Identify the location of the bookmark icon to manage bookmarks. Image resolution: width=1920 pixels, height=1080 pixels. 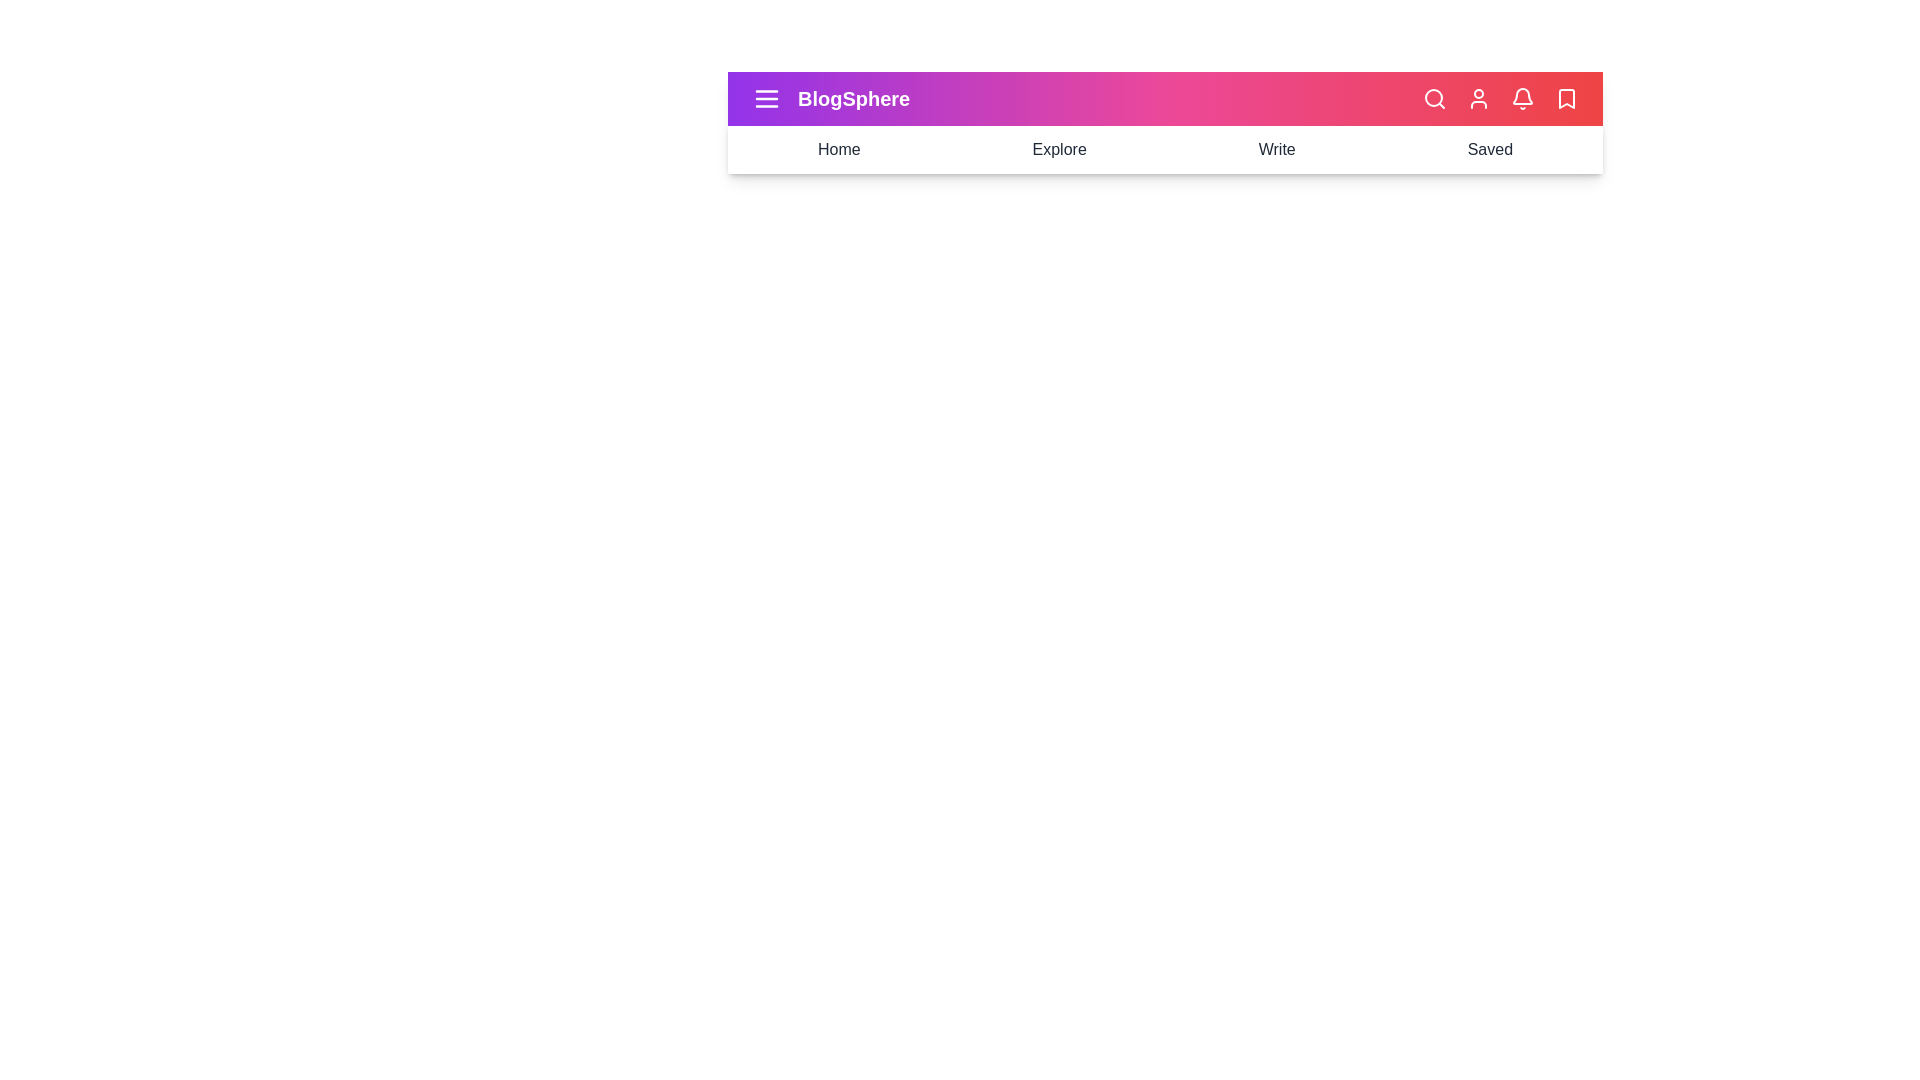
(1565, 99).